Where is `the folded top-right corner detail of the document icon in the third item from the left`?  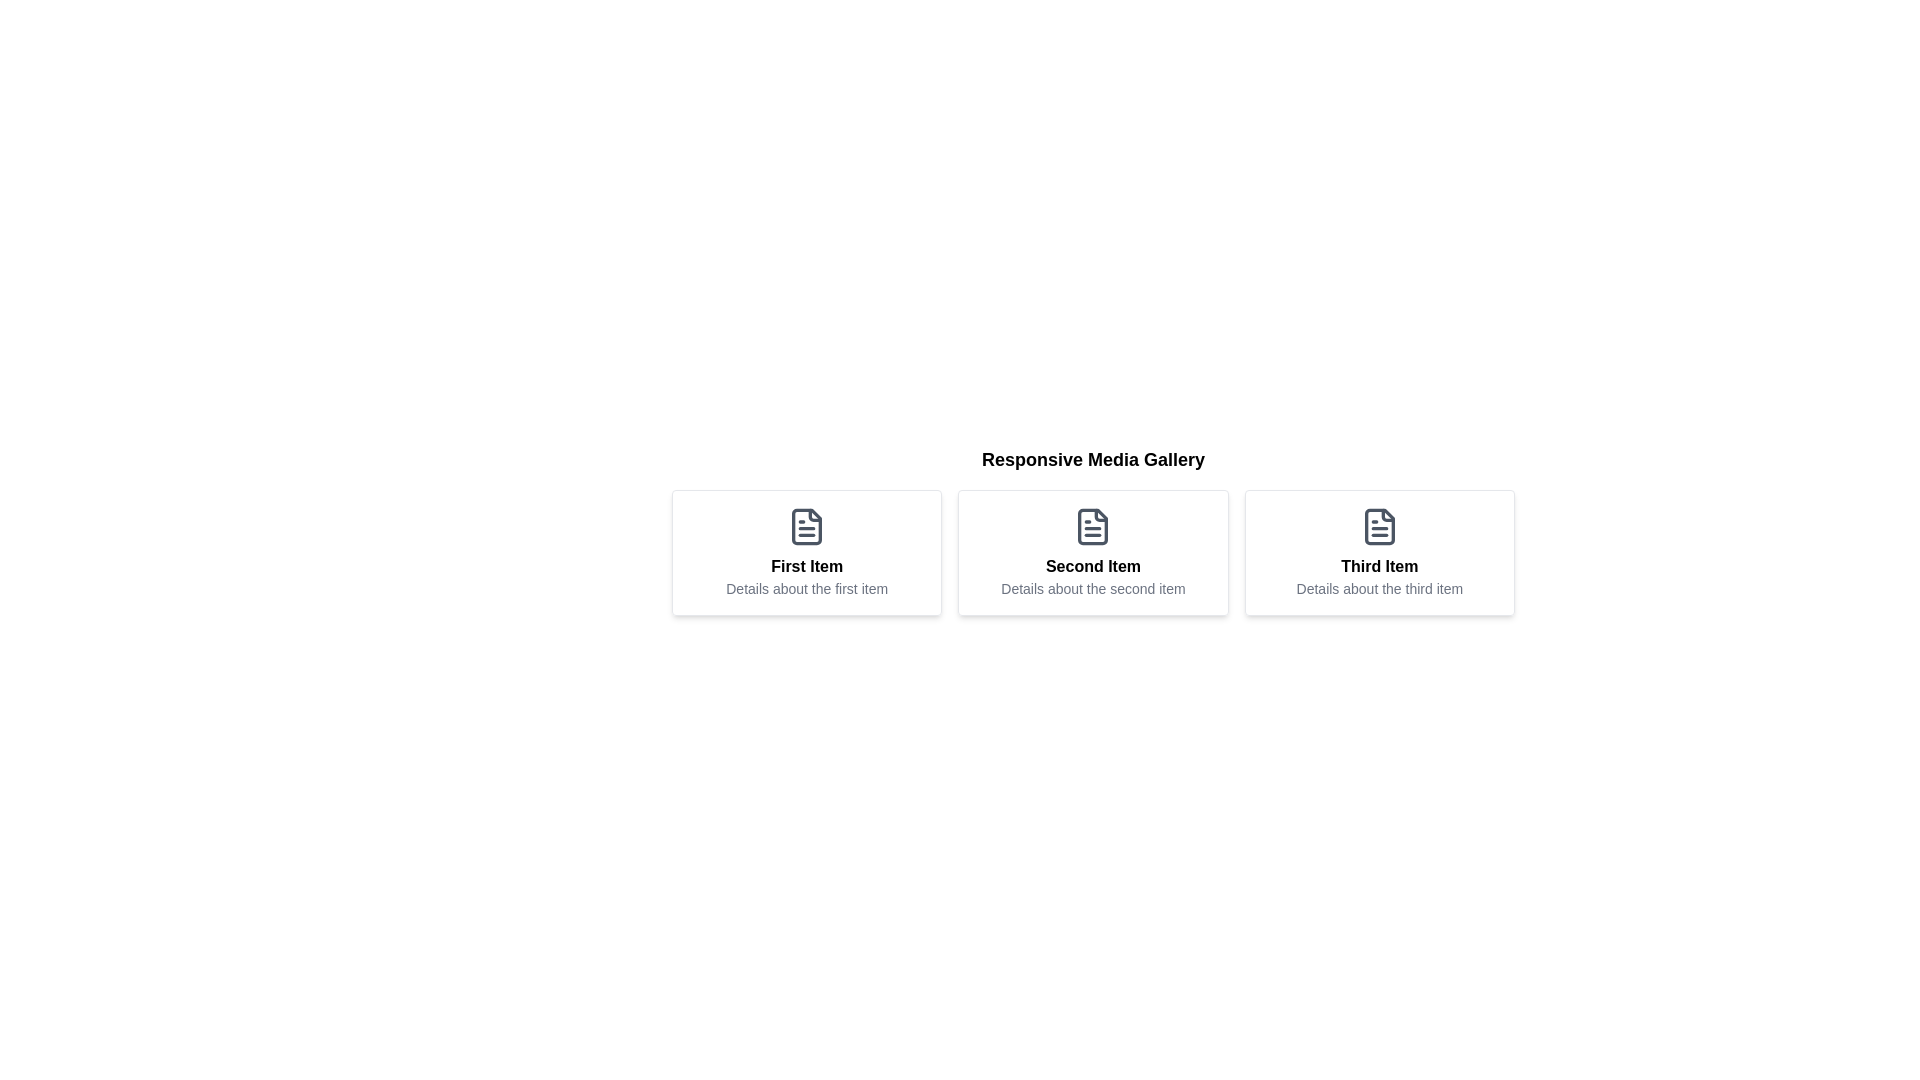 the folded top-right corner detail of the document icon in the third item from the left is located at coordinates (1387, 514).